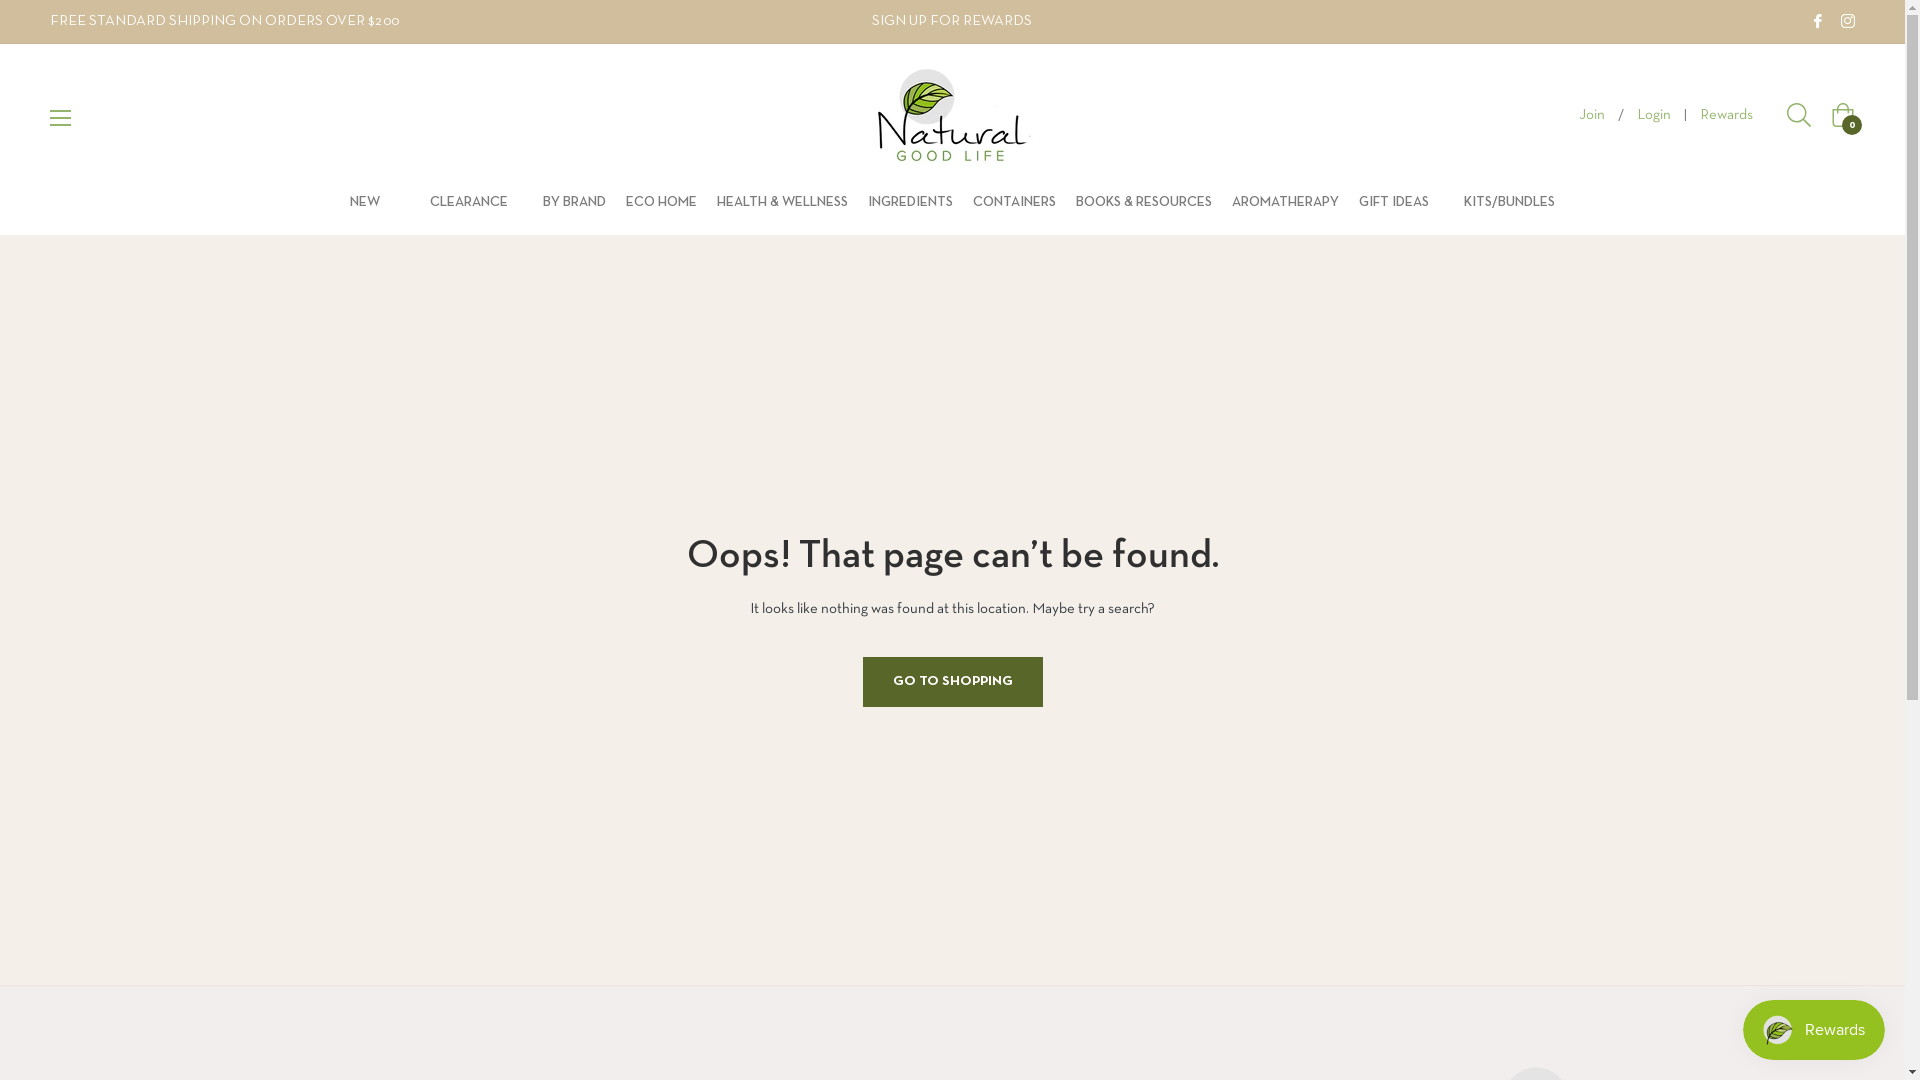  Describe the element at coordinates (909, 202) in the screenshot. I see `'INGREDIENTS'` at that location.